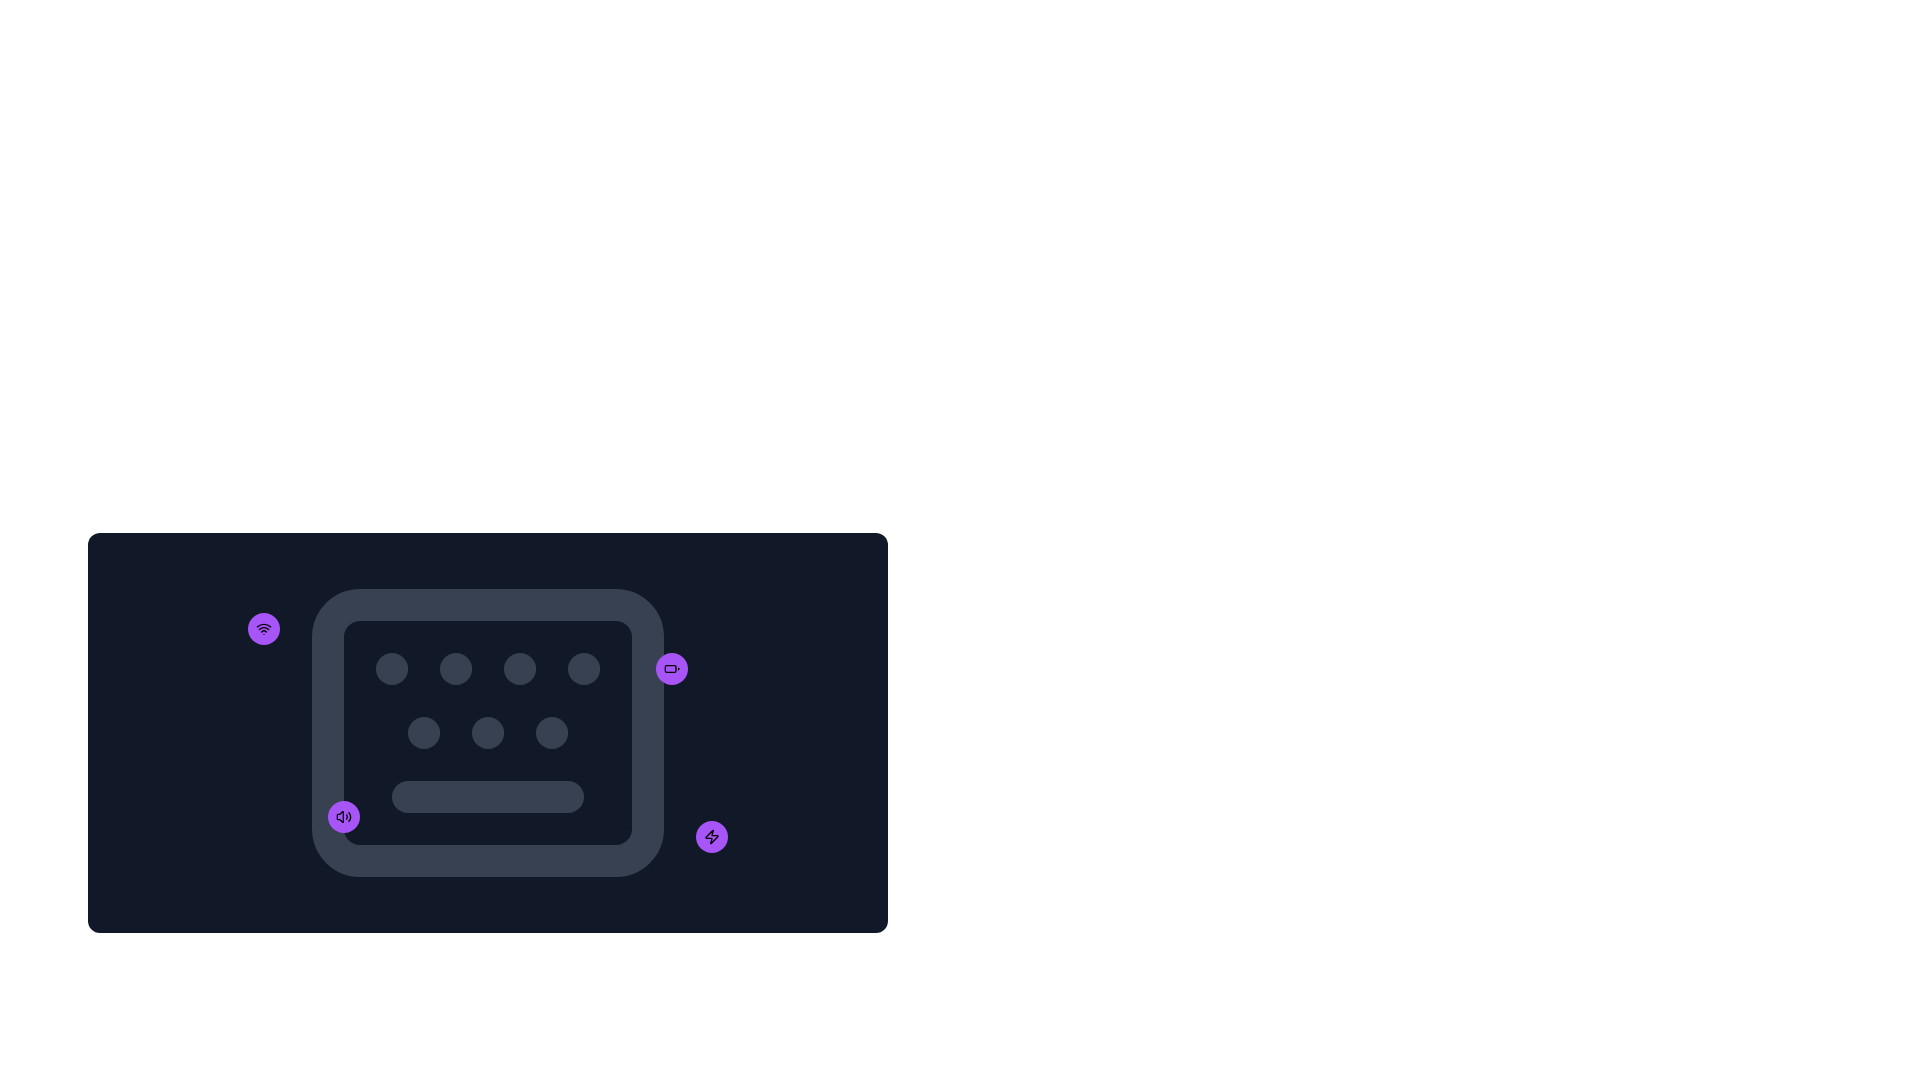 The image size is (1920, 1080). Describe the element at coordinates (263, 627) in the screenshot. I see `the Wi-Fi button located in the top left quadrant of the dark-themed interface` at that location.